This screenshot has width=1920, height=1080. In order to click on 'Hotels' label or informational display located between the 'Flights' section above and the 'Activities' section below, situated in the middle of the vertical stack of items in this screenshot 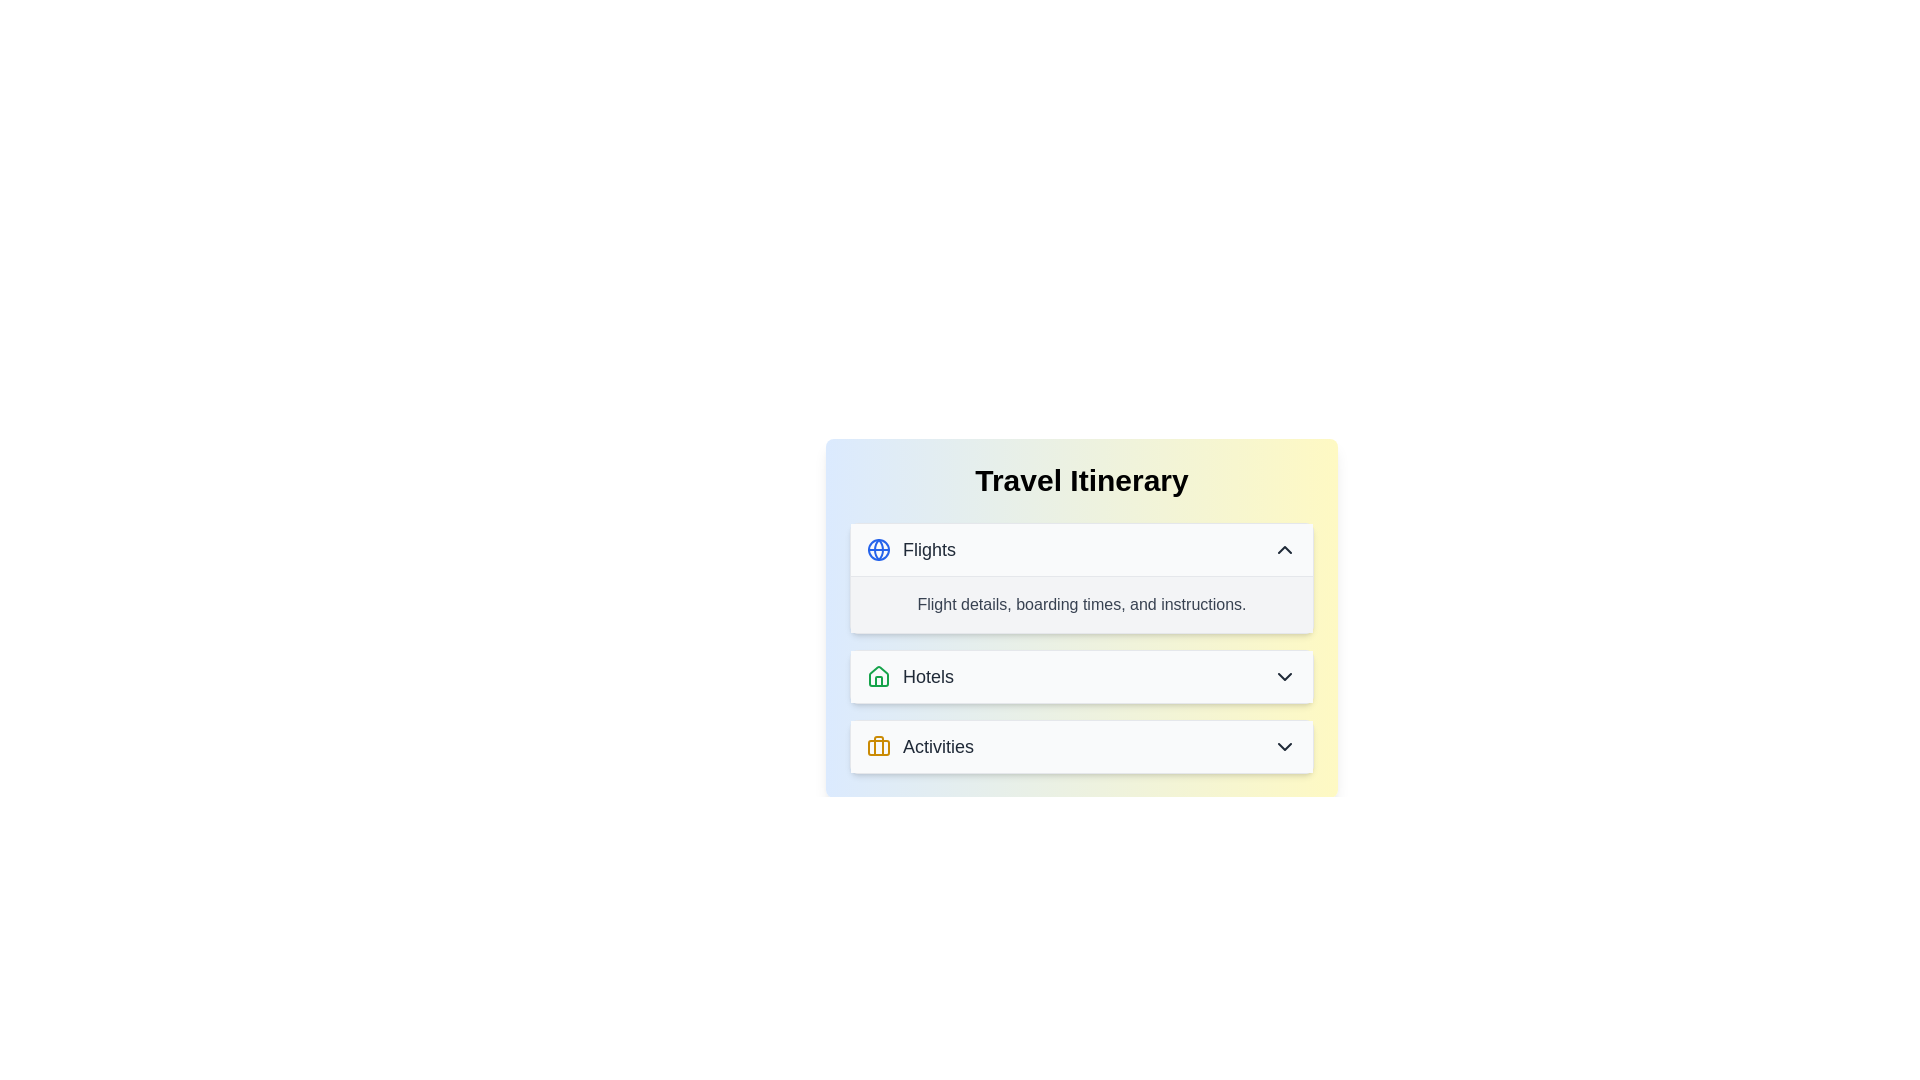, I will do `click(909, 676)`.